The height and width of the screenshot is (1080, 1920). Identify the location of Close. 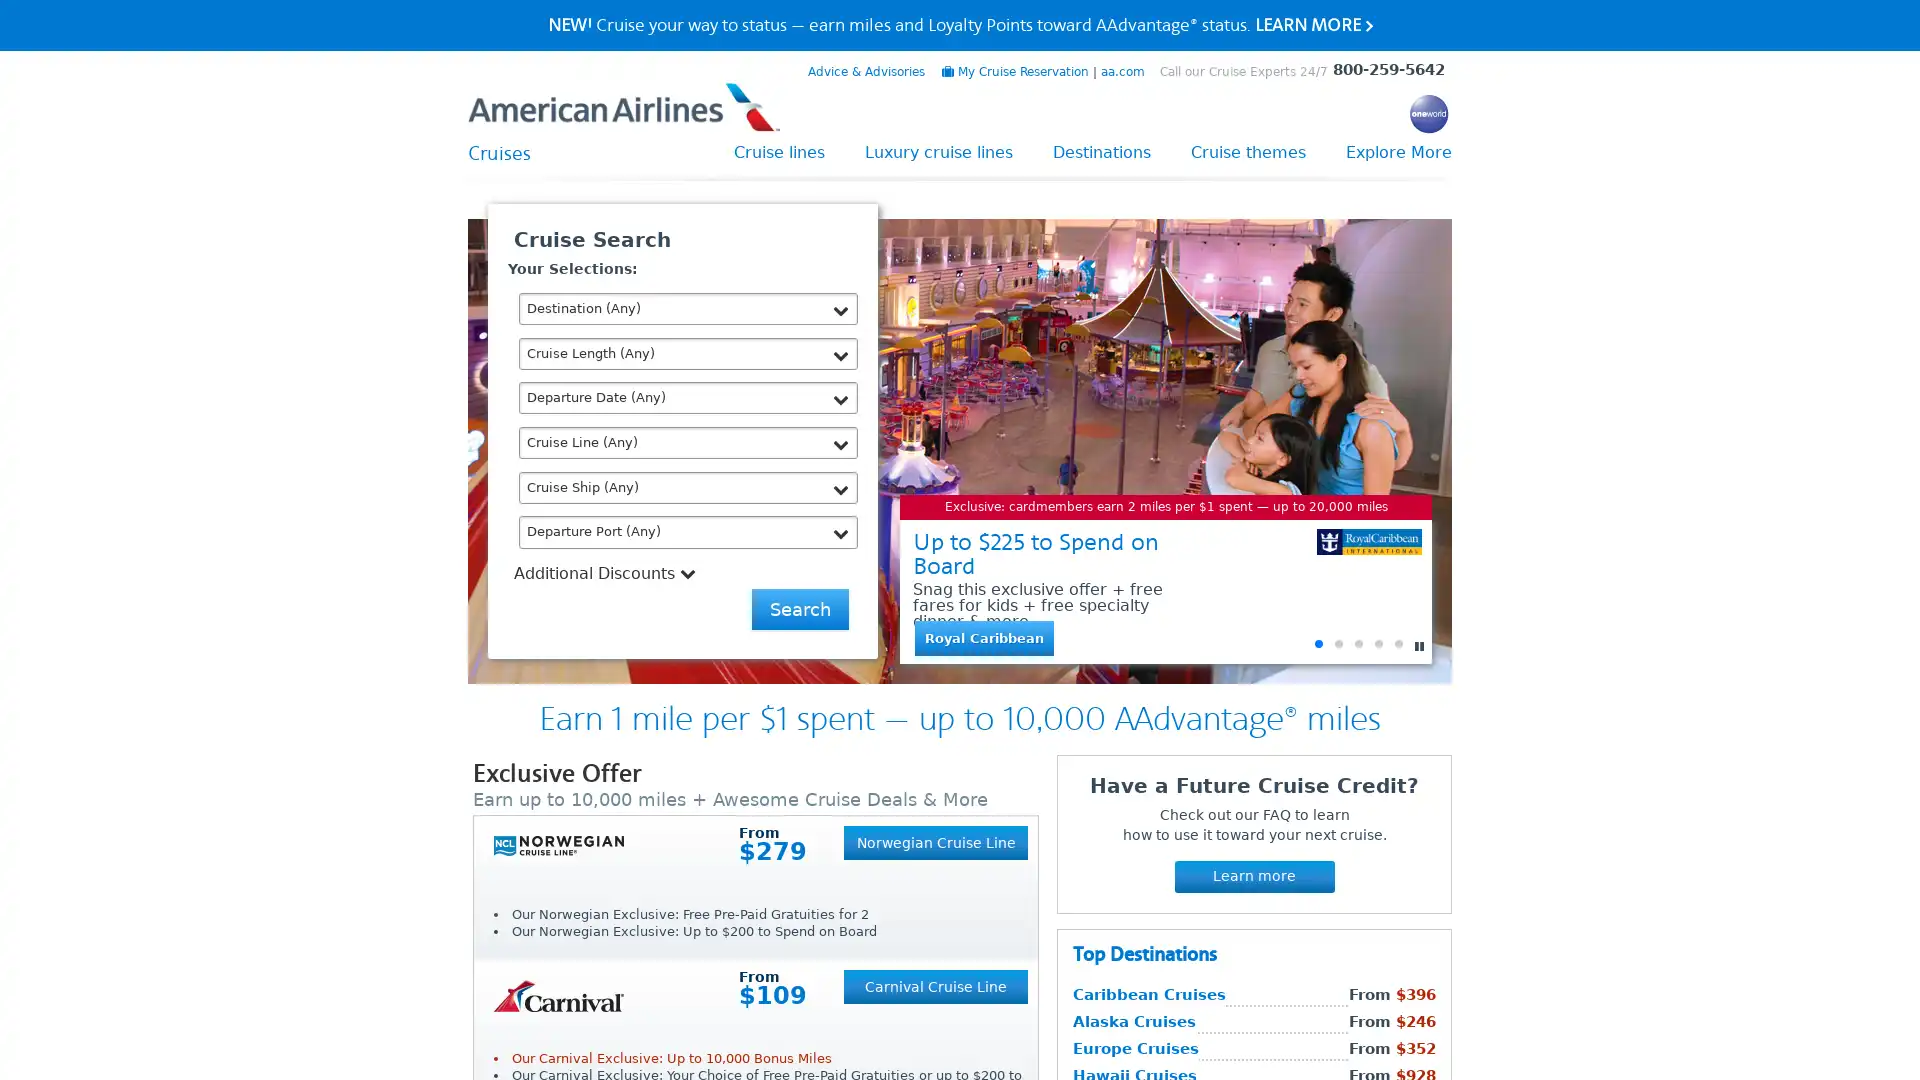
(1324, 293).